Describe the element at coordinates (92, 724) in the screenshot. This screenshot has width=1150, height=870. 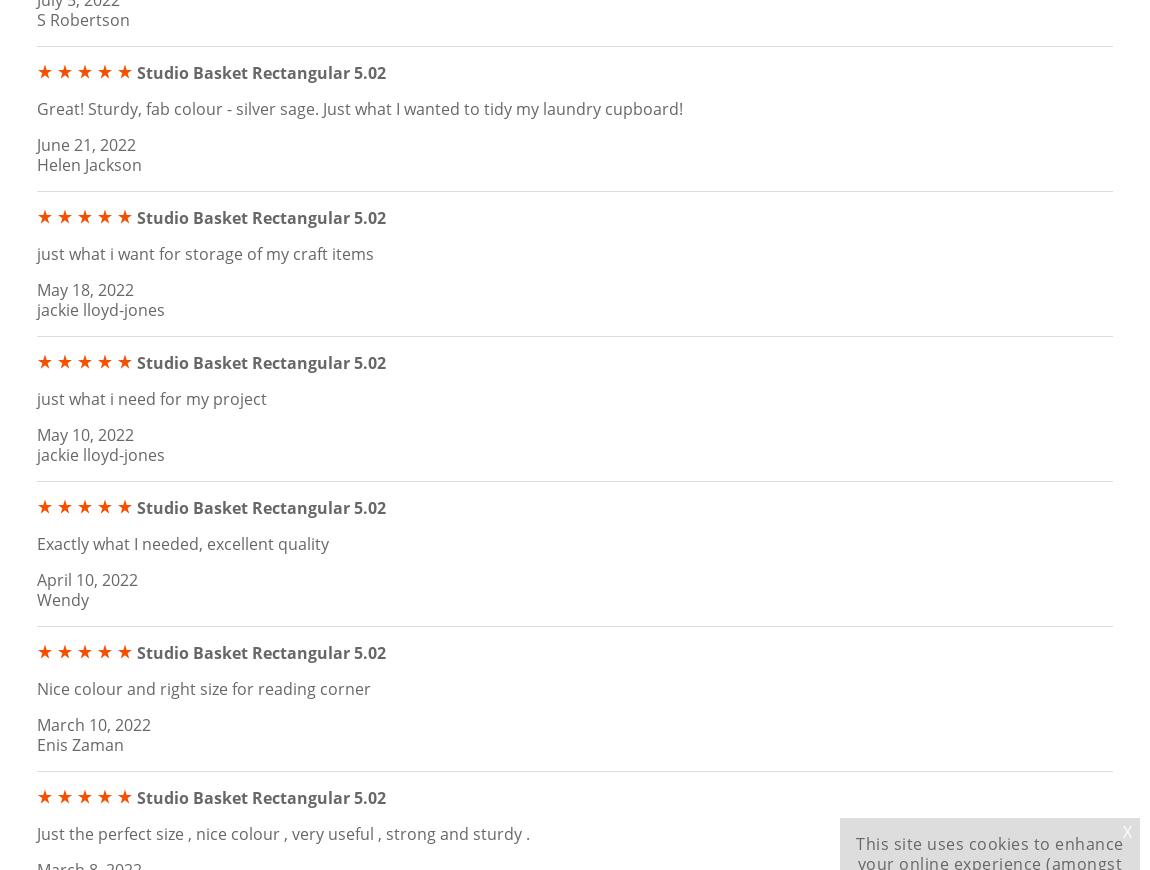
I see `'March 10, 2022'` at that location.